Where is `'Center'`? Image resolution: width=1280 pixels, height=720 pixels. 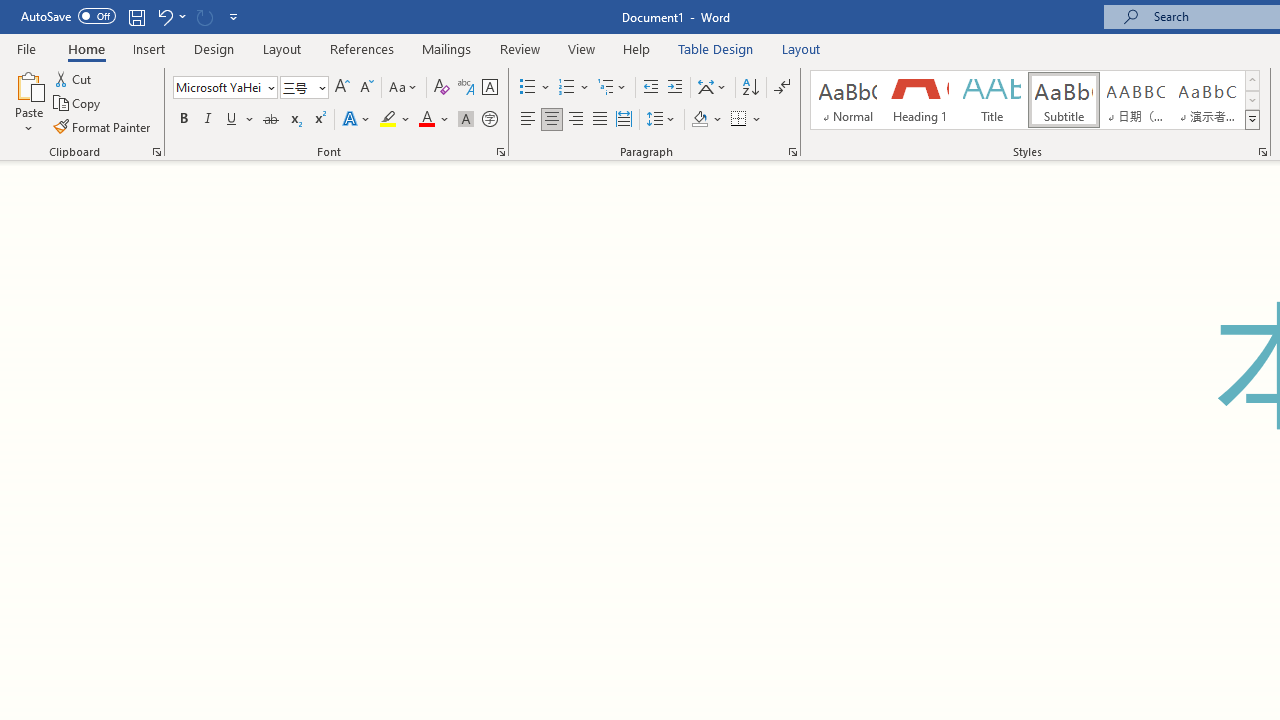 'Center' is located at coordinates (552, 119).